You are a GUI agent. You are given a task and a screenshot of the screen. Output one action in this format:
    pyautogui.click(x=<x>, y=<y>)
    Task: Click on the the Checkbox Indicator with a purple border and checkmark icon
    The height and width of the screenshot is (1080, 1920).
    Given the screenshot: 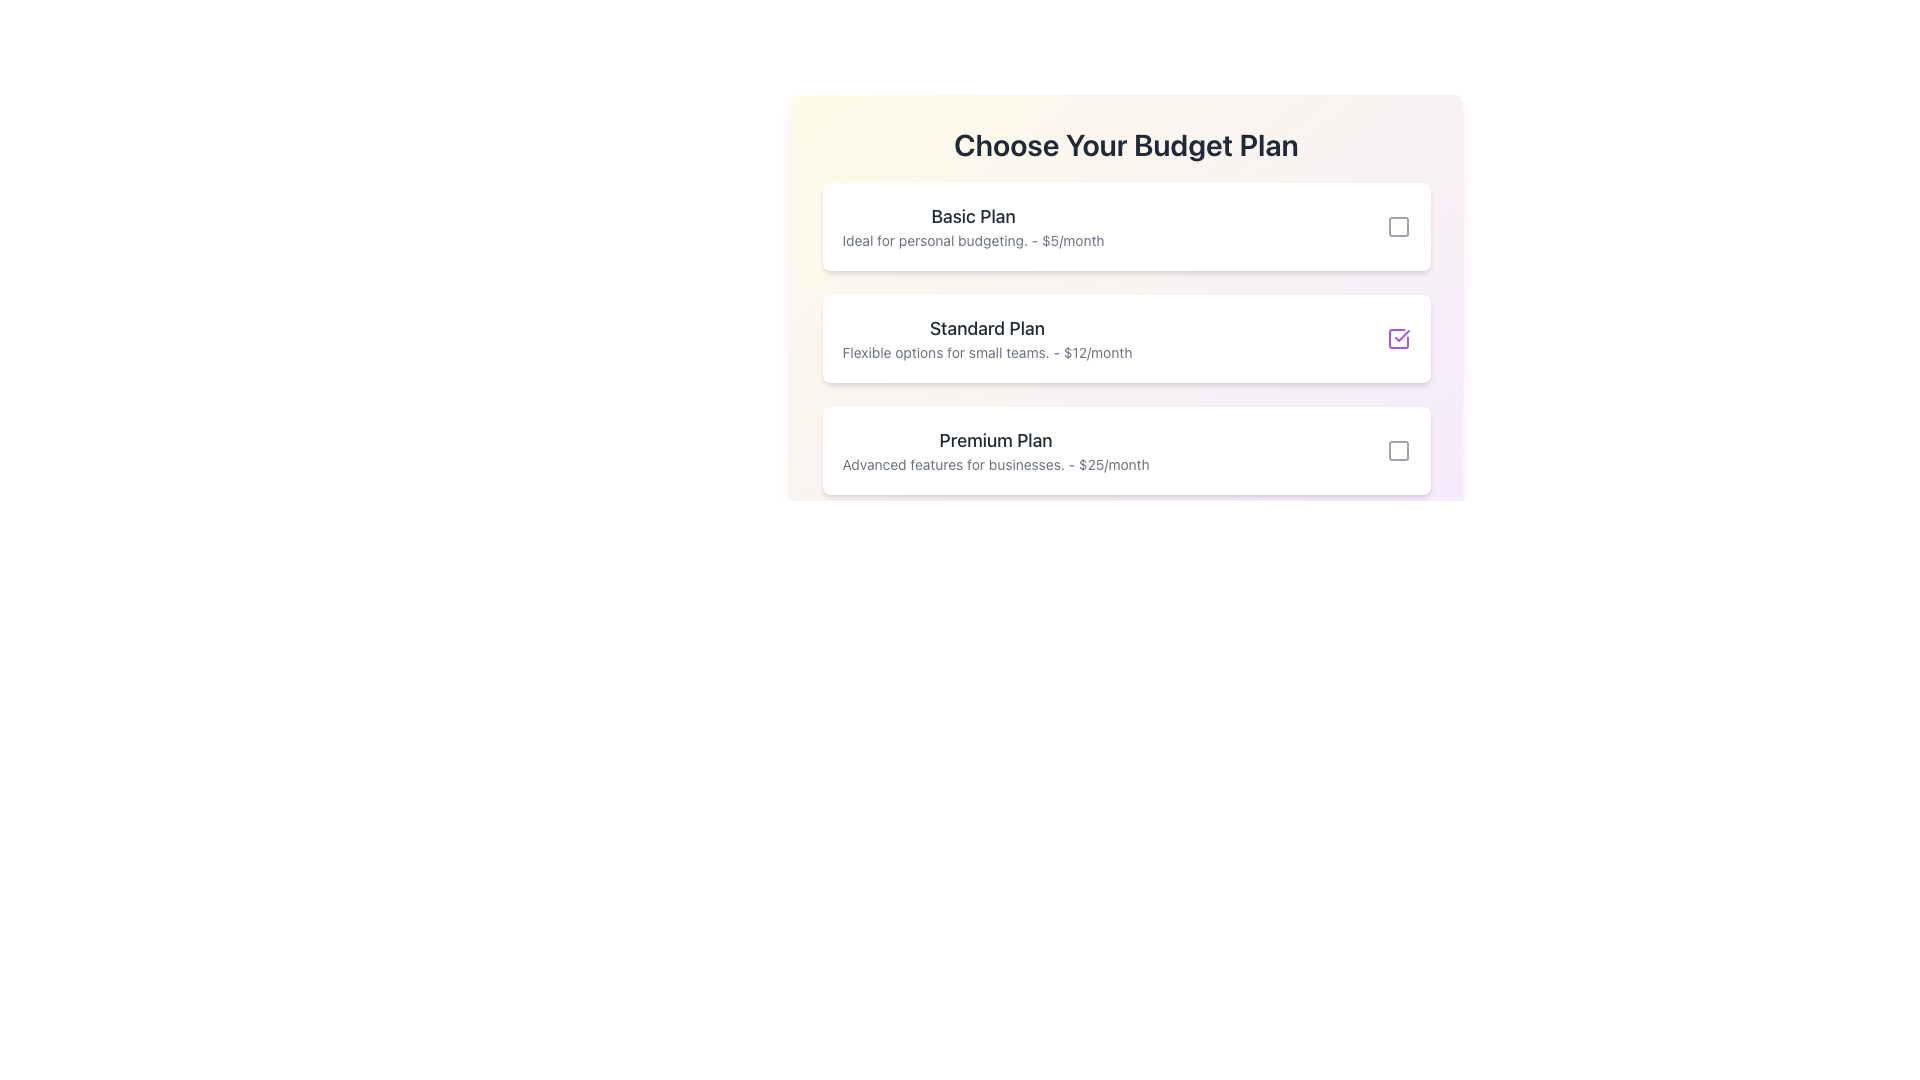 What is the action you would take?
    pyautogui.click(x=1397, y=338)
    